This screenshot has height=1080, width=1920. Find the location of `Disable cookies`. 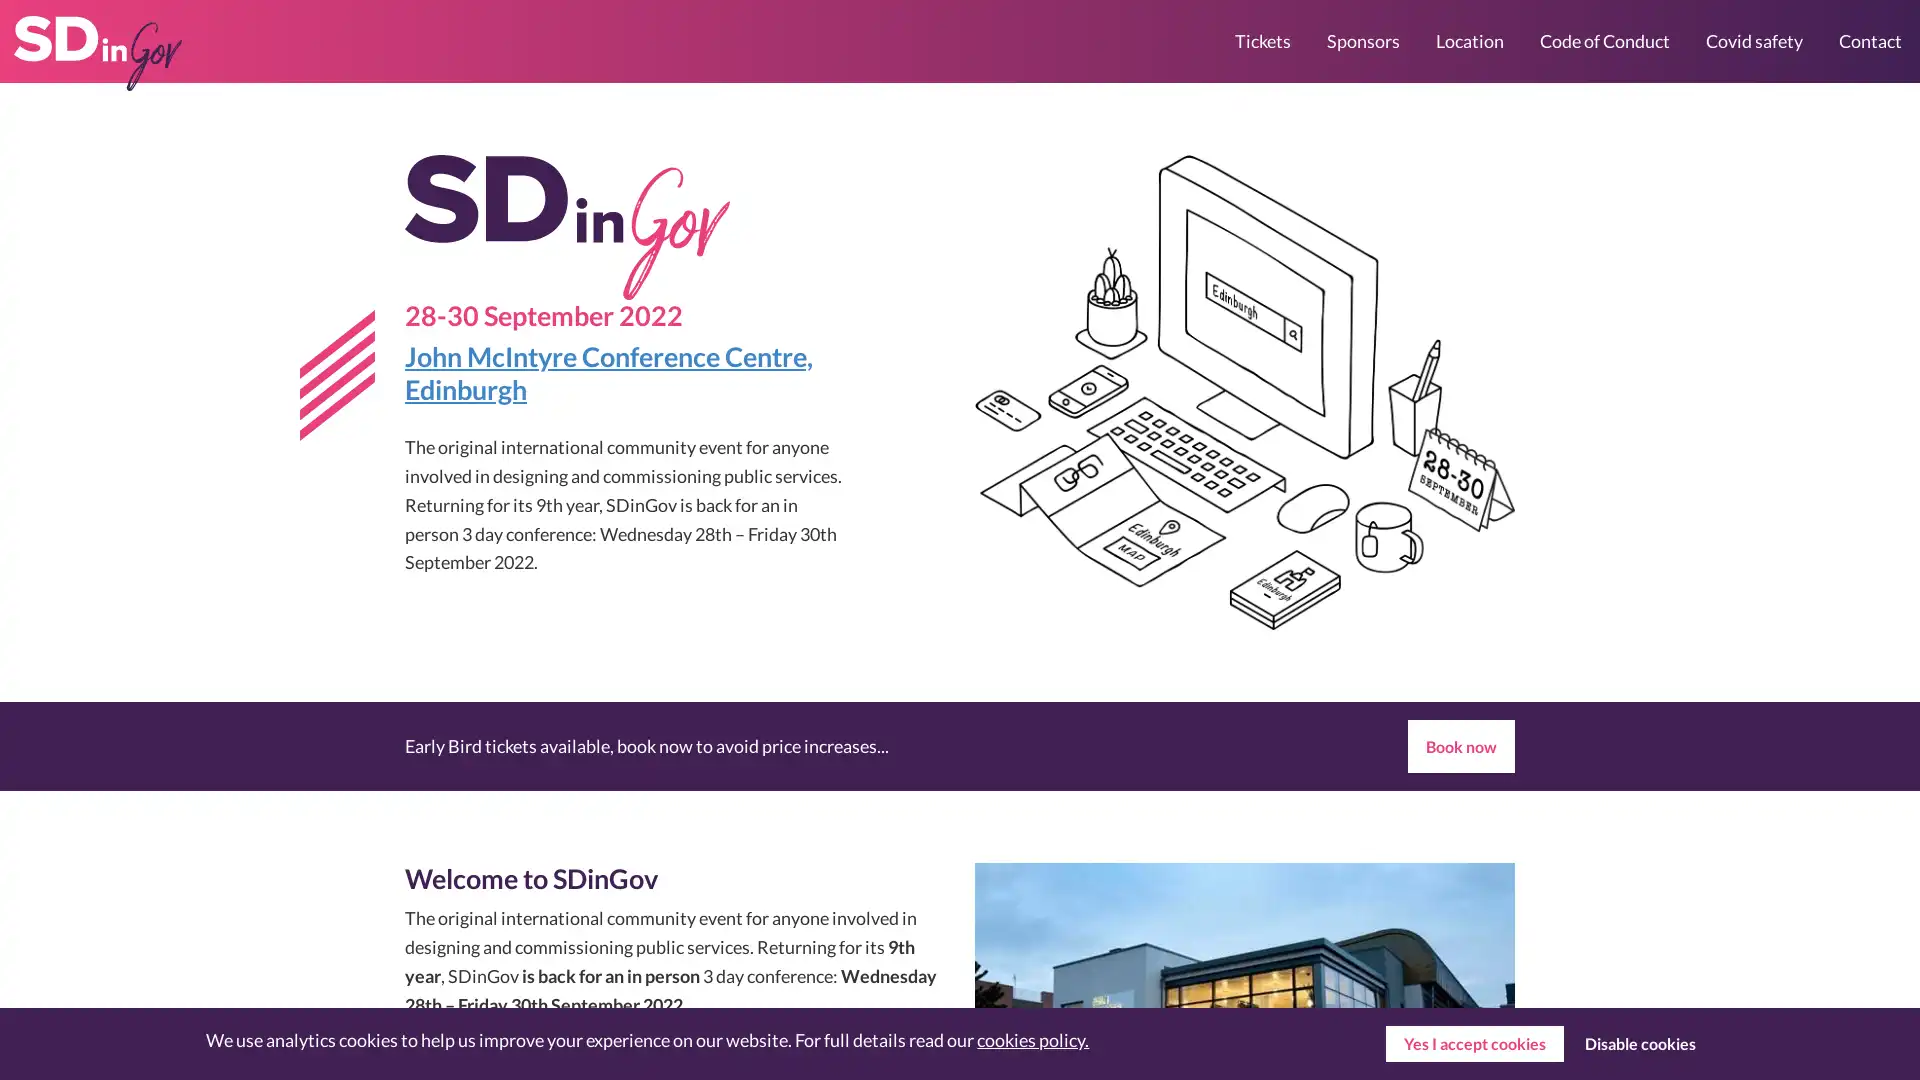

Disable cookies is located at coordinates (1639, 1043).